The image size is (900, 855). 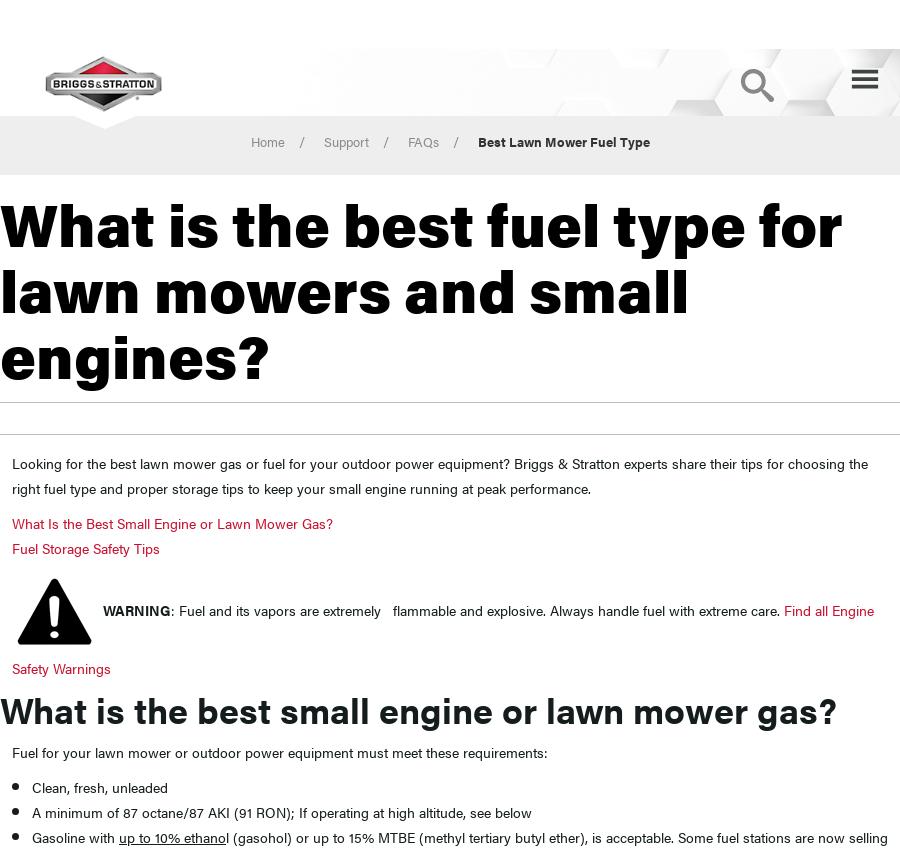 What do you see at coordinates (10, 751) in the screenshot?
I see `'Fuel for your lawn mower or outdoor power equipment must meet these requirements:'` at bounding box center [10, 751].